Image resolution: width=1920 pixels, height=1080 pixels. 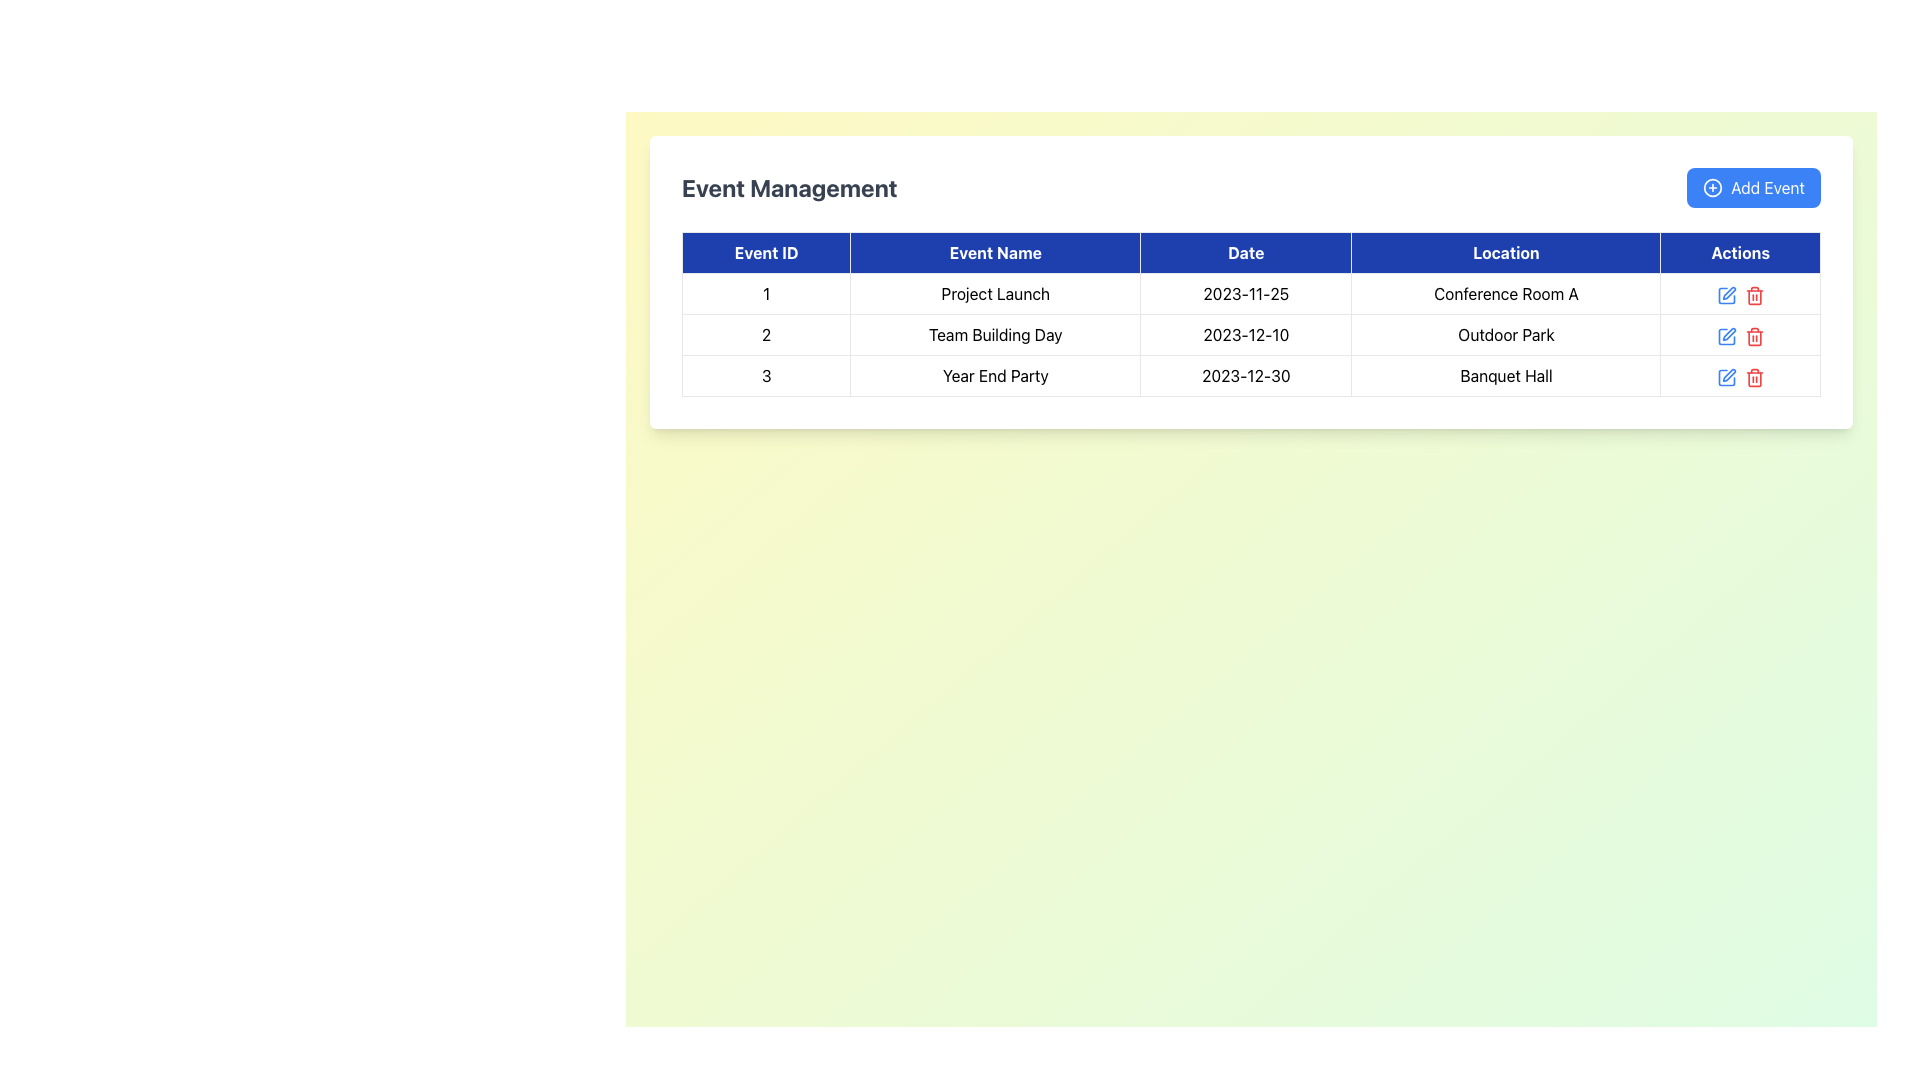 I want to click on the Table Header Cell with the text 'Event Name', which is a blue rectangular cell located in the header row of the table, so click(x=995, y=252).